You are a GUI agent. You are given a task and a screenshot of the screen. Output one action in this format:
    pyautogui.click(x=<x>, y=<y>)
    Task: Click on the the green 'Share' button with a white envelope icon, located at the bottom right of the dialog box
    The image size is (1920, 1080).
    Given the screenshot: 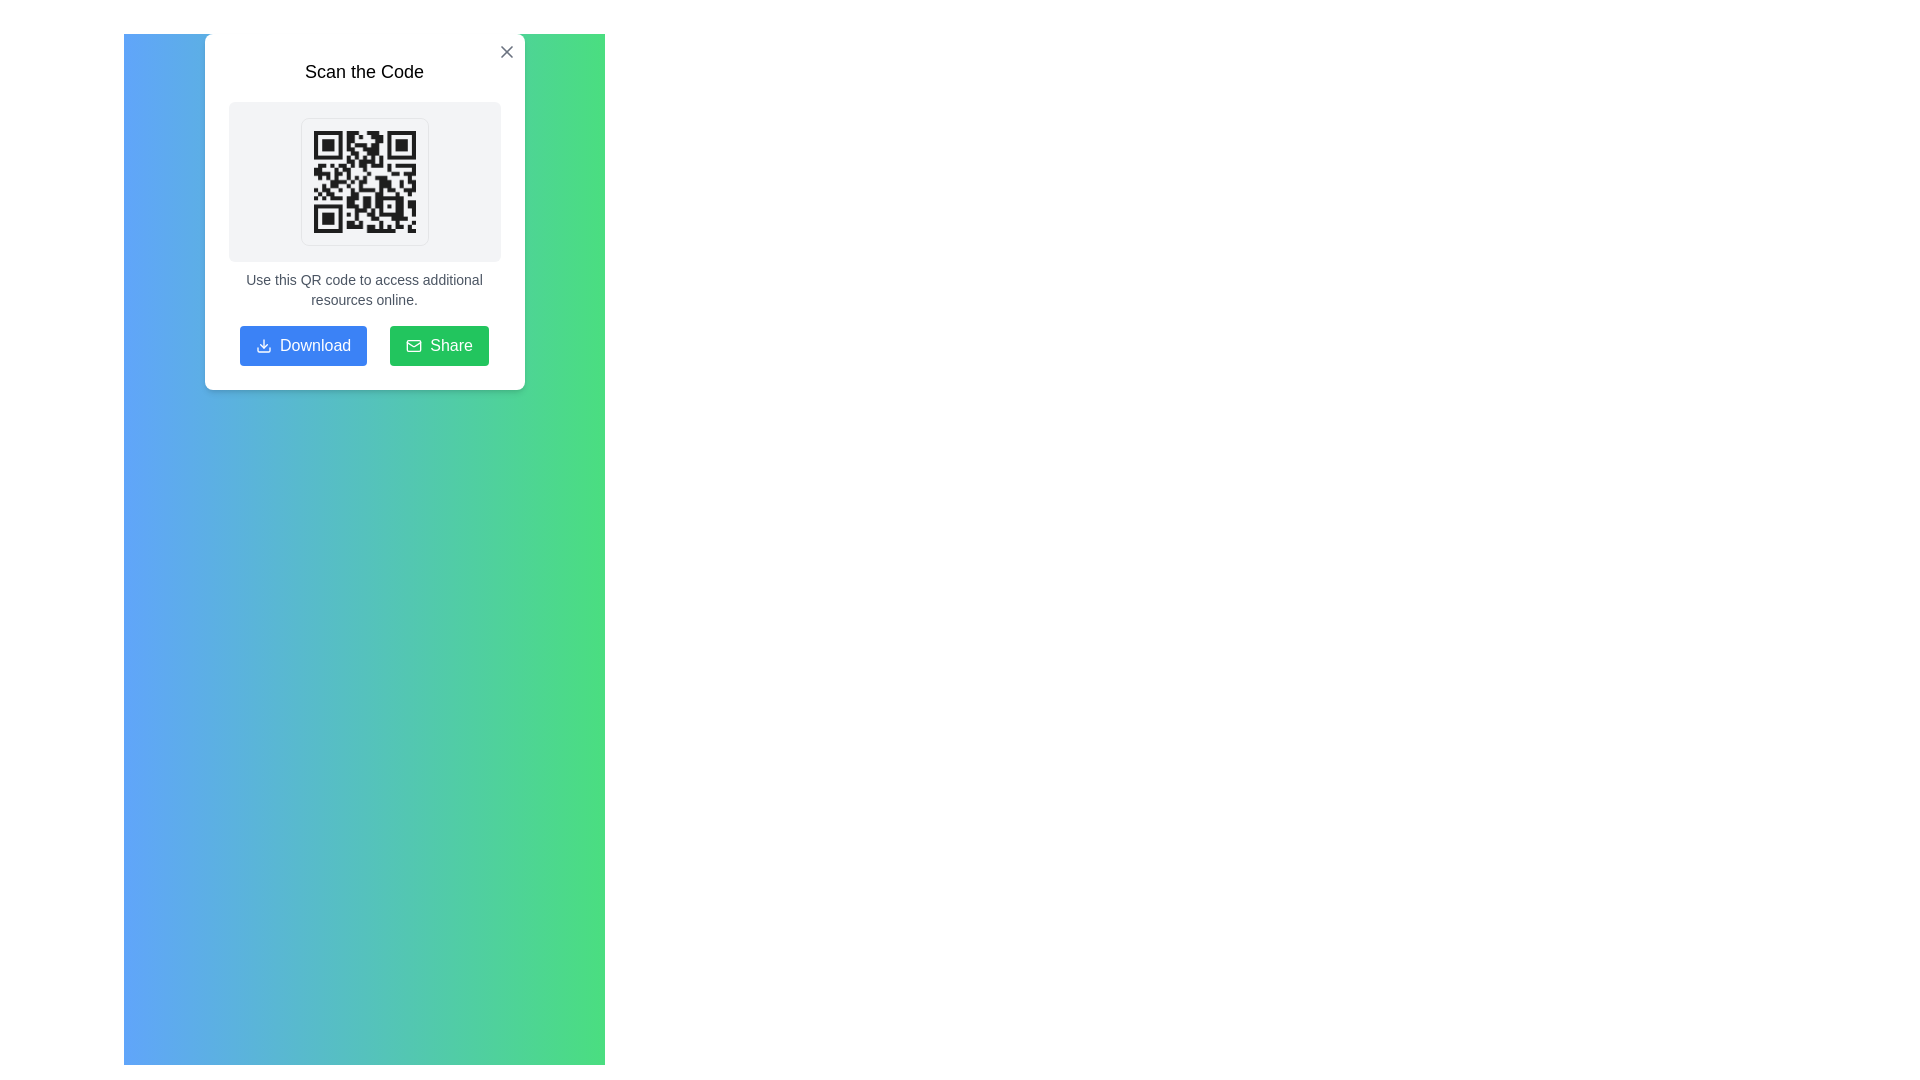 What is the action you would take?
    pyautogui.click(x=438, y=345)
    